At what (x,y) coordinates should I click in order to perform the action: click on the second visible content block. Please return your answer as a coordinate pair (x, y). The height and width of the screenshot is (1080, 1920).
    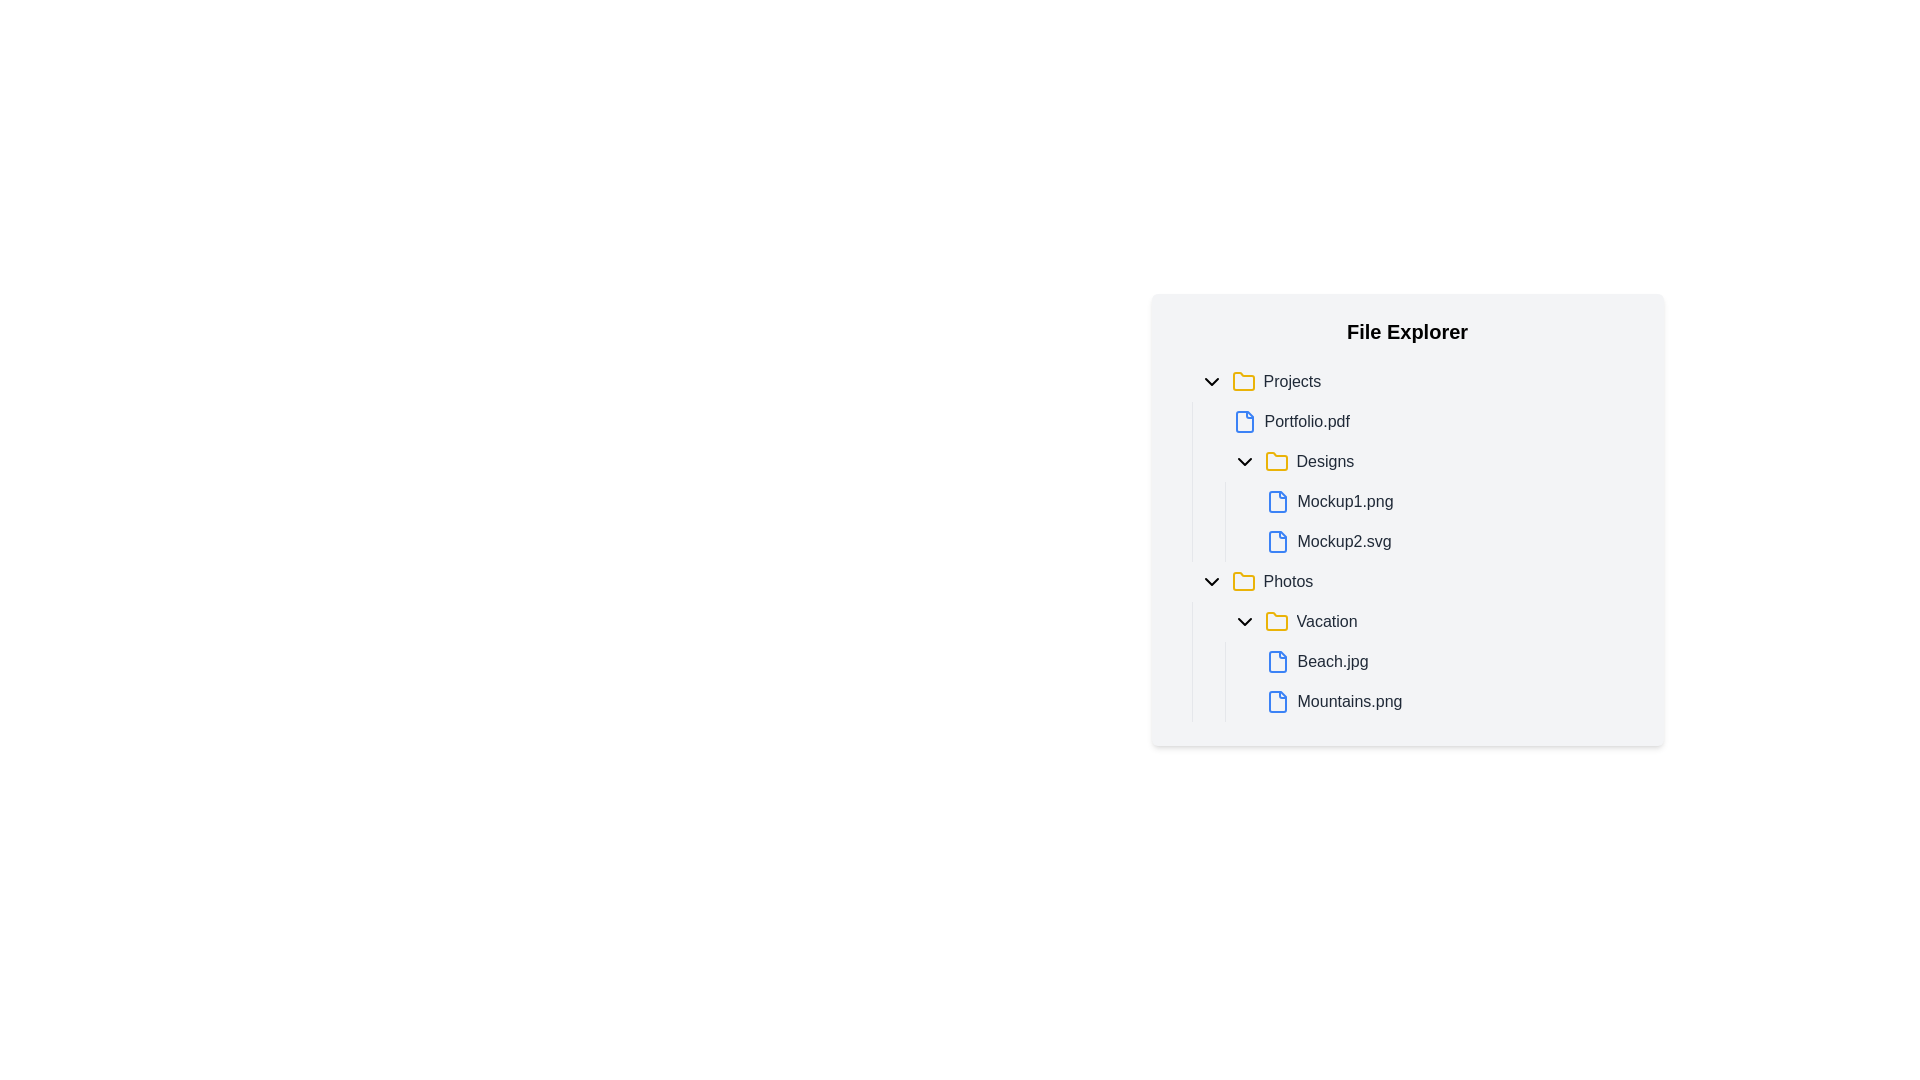
    Looking at the image, I should click on (1430, 681).